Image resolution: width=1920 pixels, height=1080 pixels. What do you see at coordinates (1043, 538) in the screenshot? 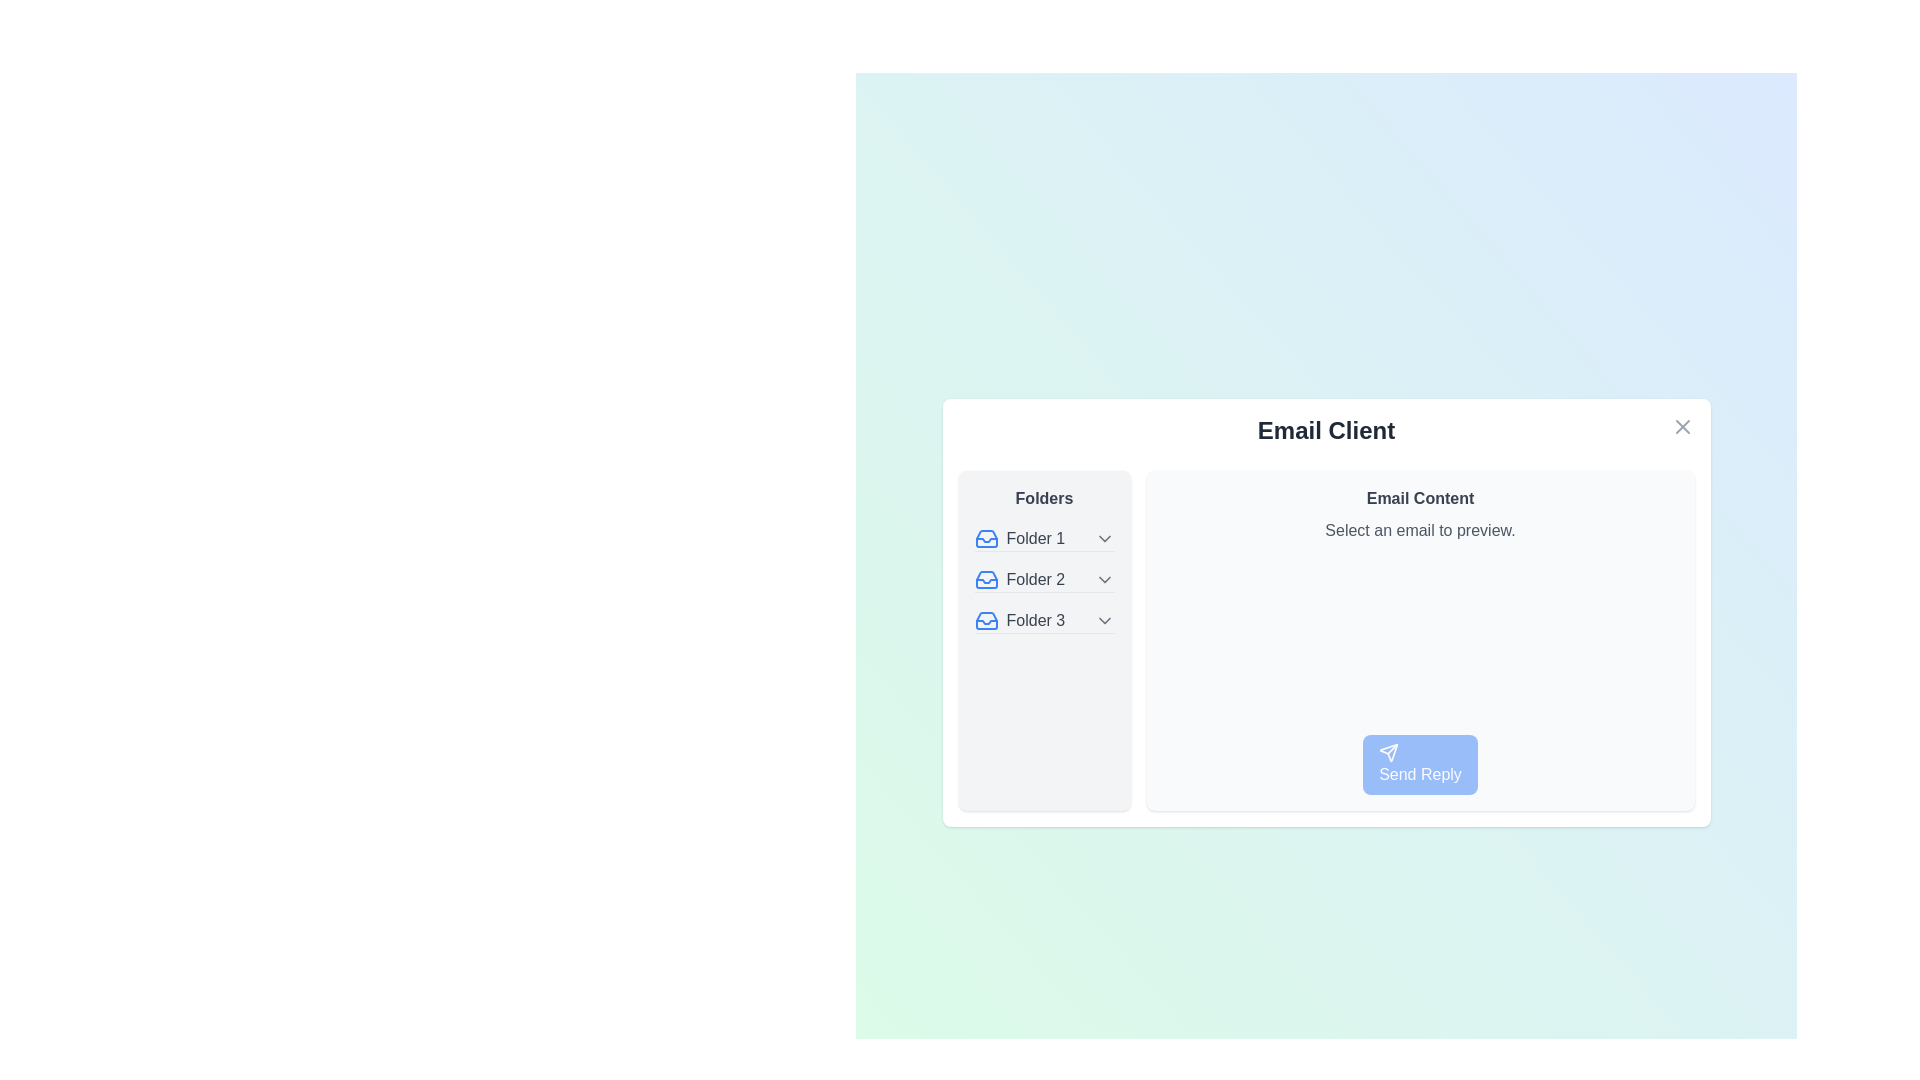
I see `the first selectable folder in the 'Folders' list on the left side of the email client` at bounding box center [1043, 538].